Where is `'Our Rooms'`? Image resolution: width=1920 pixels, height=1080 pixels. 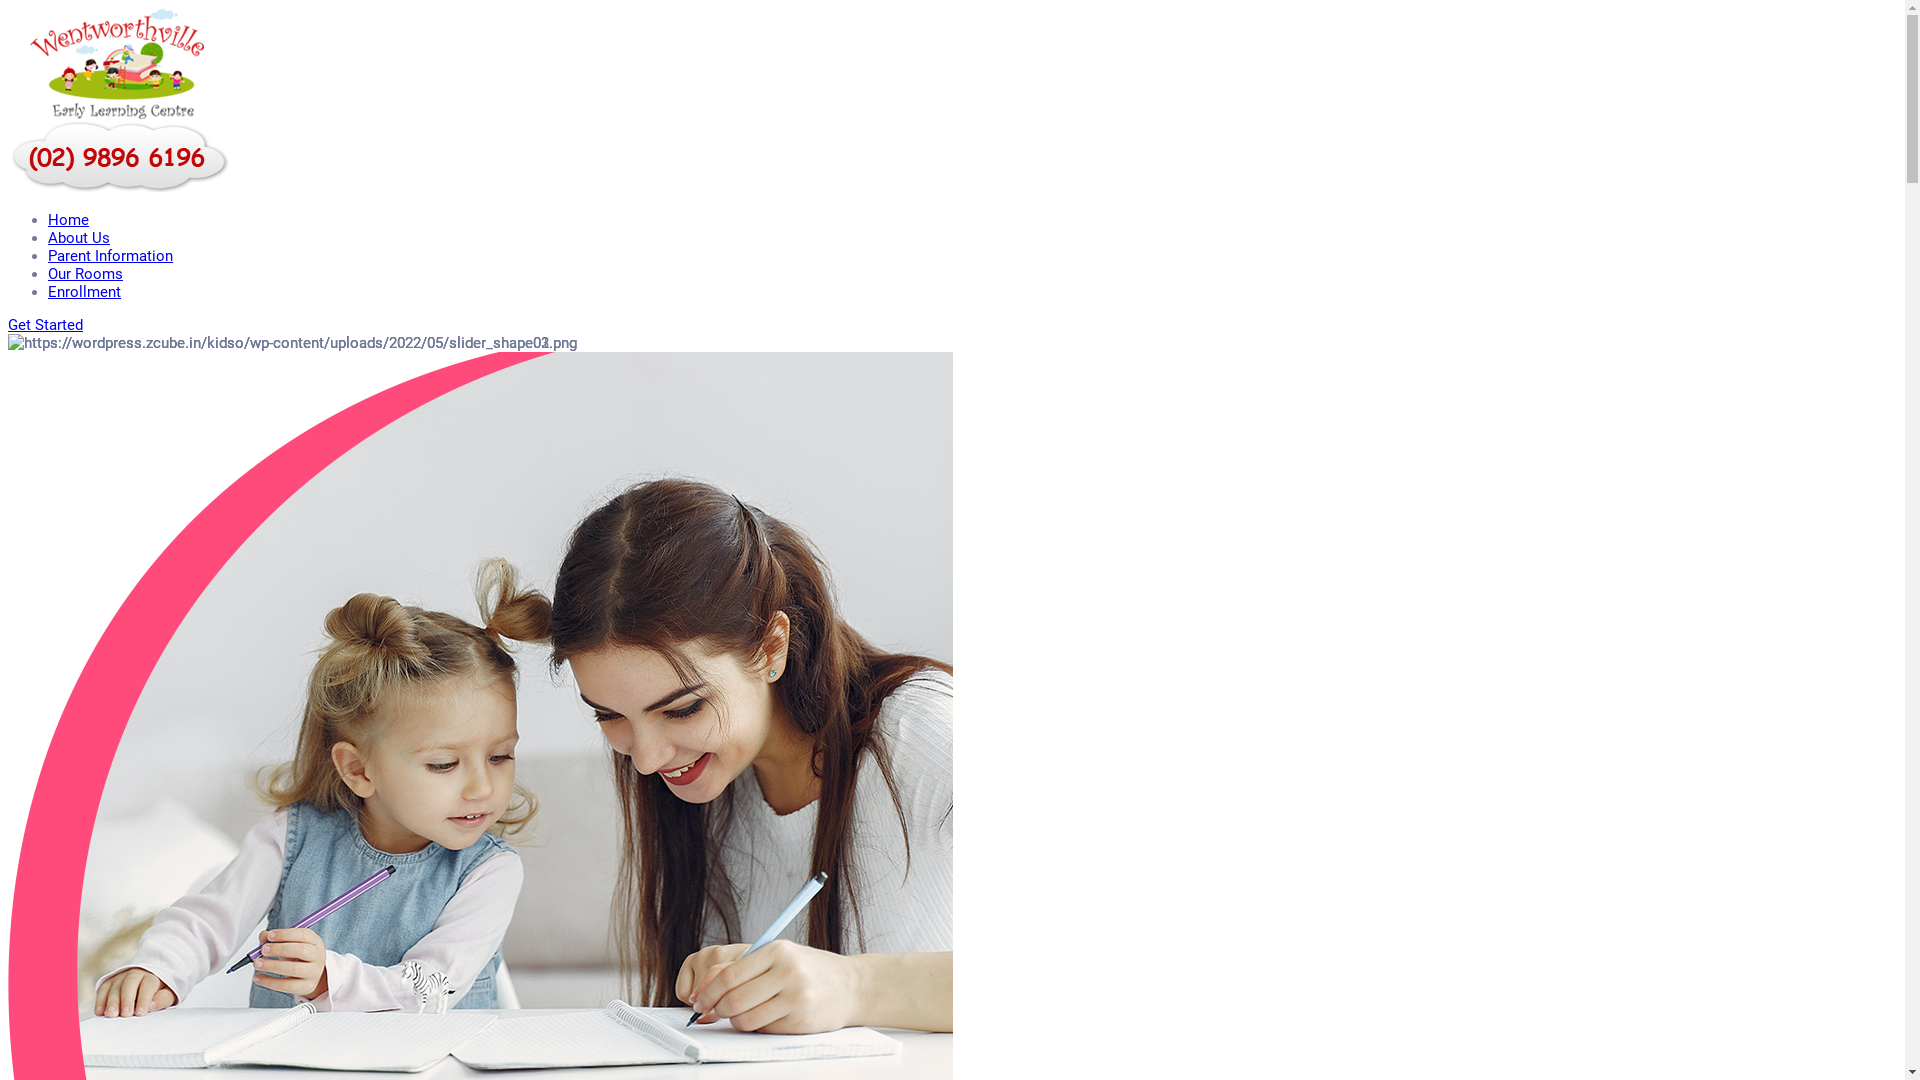 'Our Rooms' is located at coordinates (84, 273).